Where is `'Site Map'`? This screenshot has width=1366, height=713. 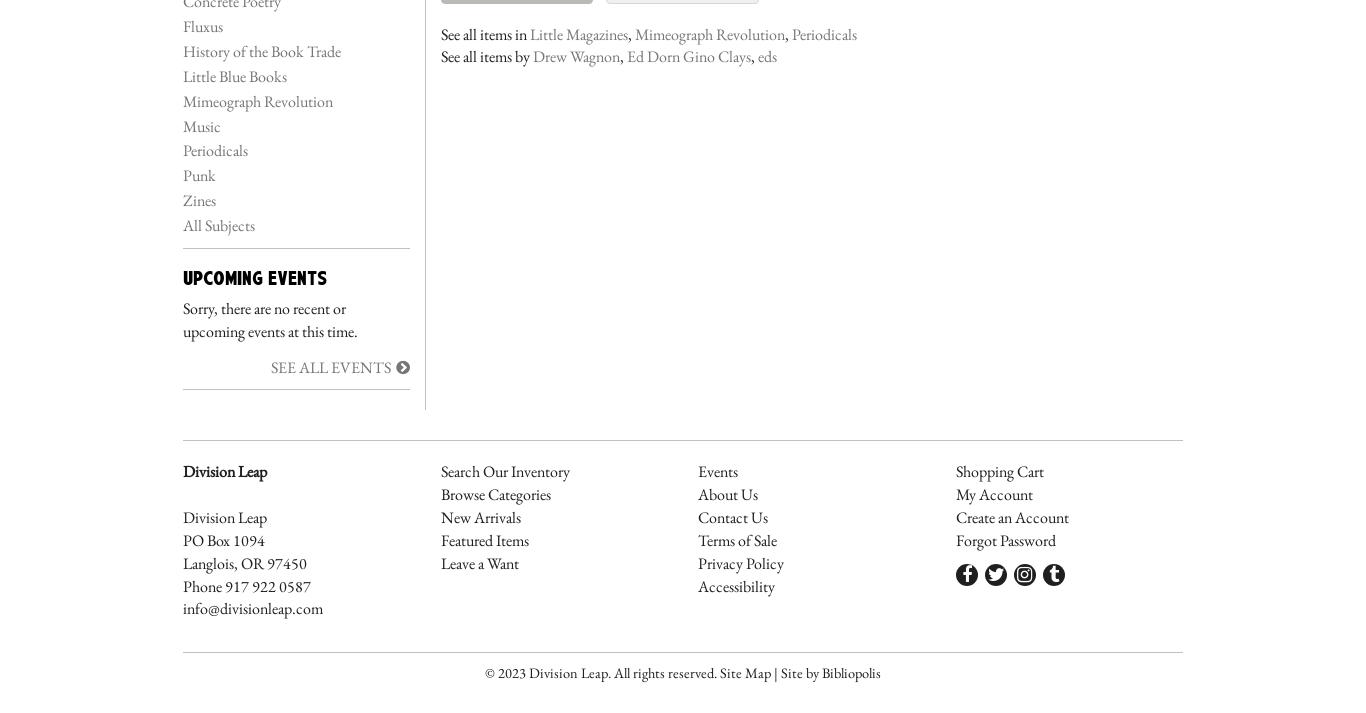
'Site Map' is located at coordinates (745, 671).